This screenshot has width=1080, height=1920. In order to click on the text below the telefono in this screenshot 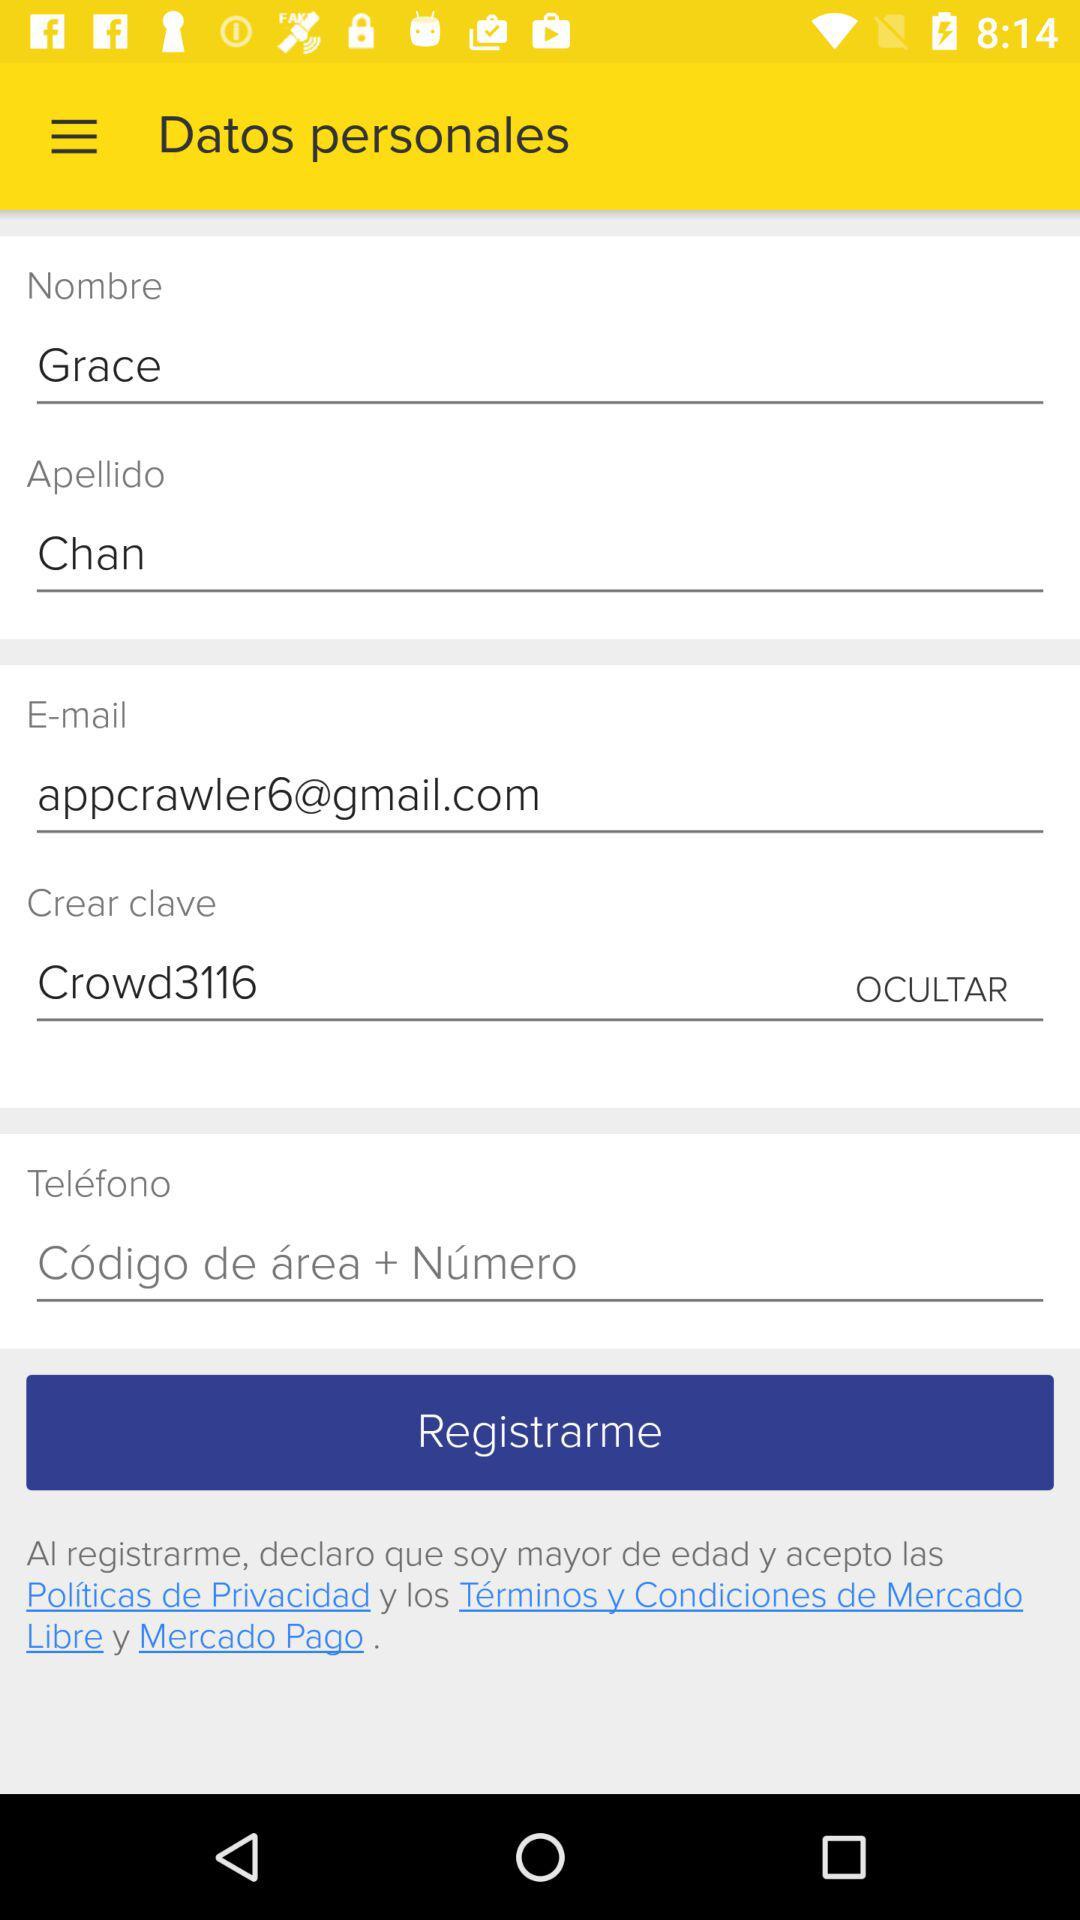, I will do `click(540, 1264)`.